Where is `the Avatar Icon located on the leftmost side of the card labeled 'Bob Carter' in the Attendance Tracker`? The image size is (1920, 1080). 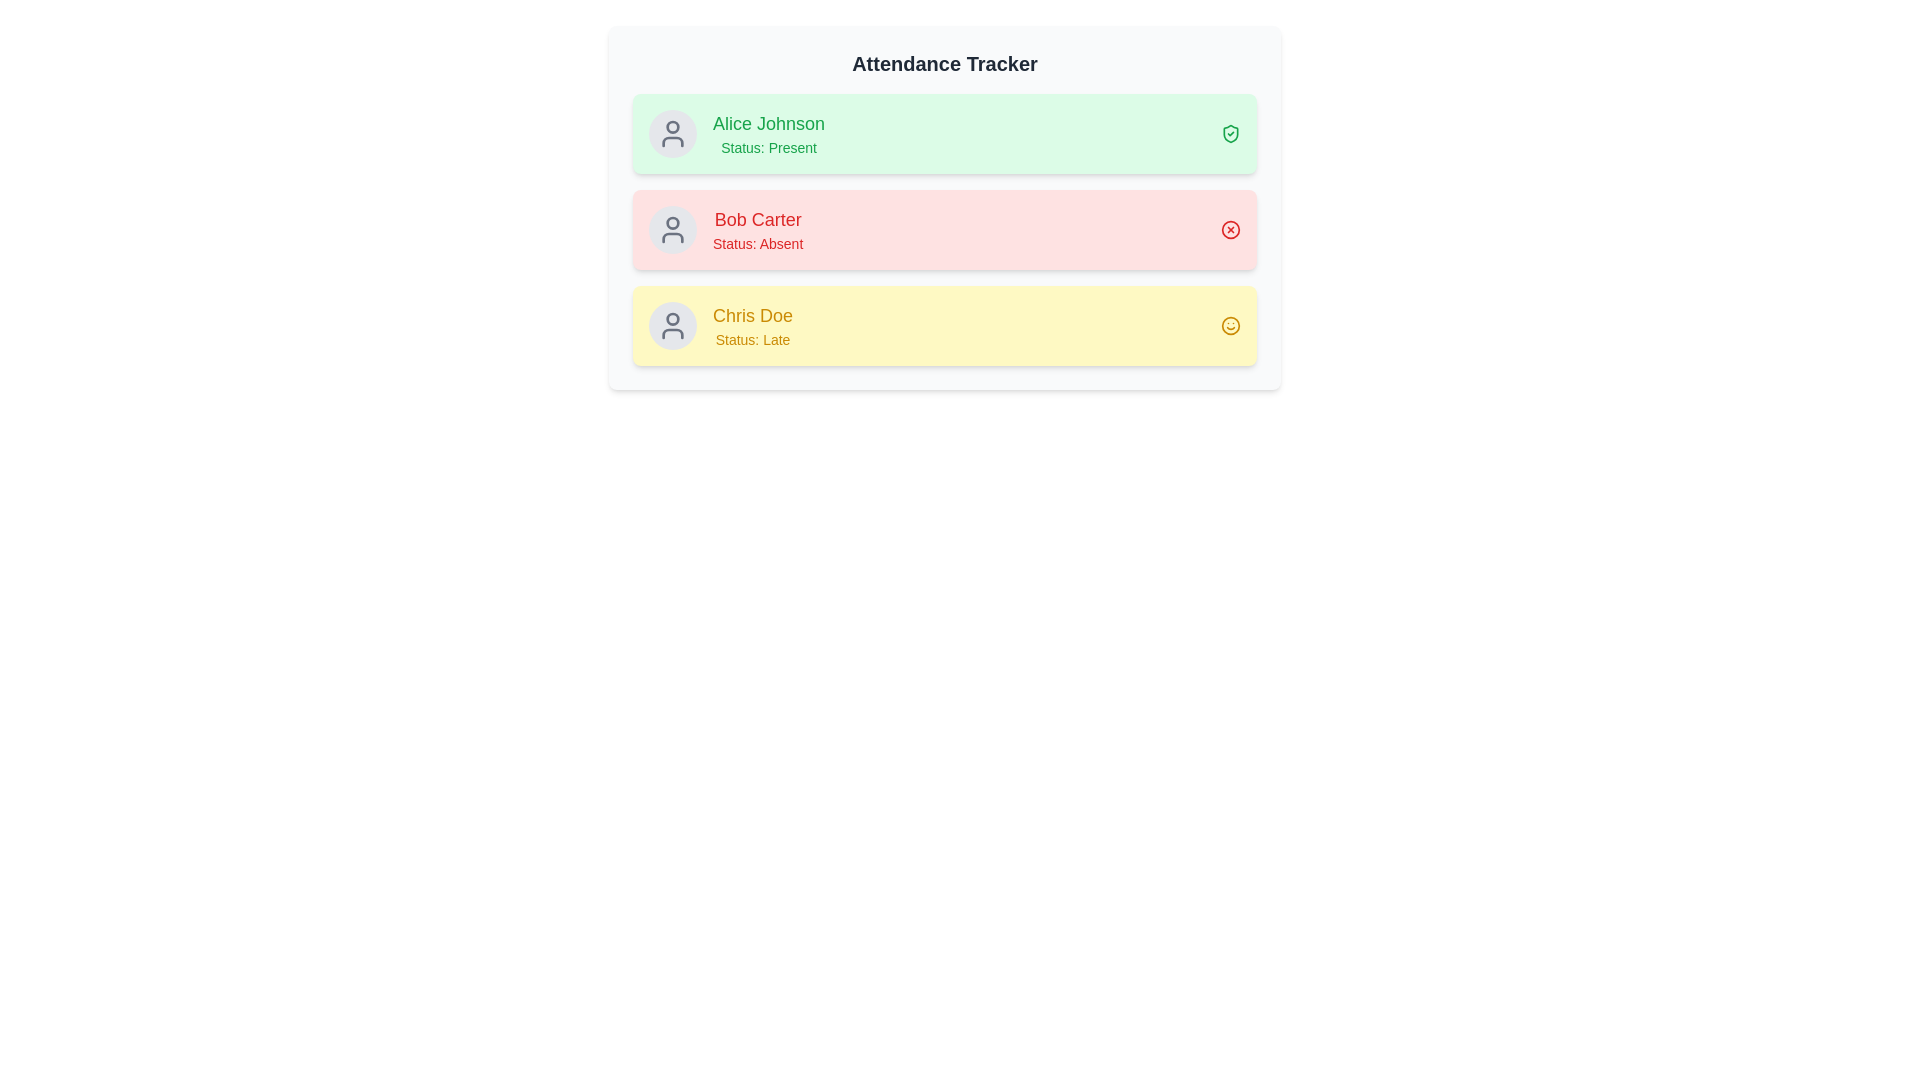 the Avatar Icon located on the leftmost side of the card labeled 'Bob Carter' in the Attendance Tracker is located at coordinates (672, 229).